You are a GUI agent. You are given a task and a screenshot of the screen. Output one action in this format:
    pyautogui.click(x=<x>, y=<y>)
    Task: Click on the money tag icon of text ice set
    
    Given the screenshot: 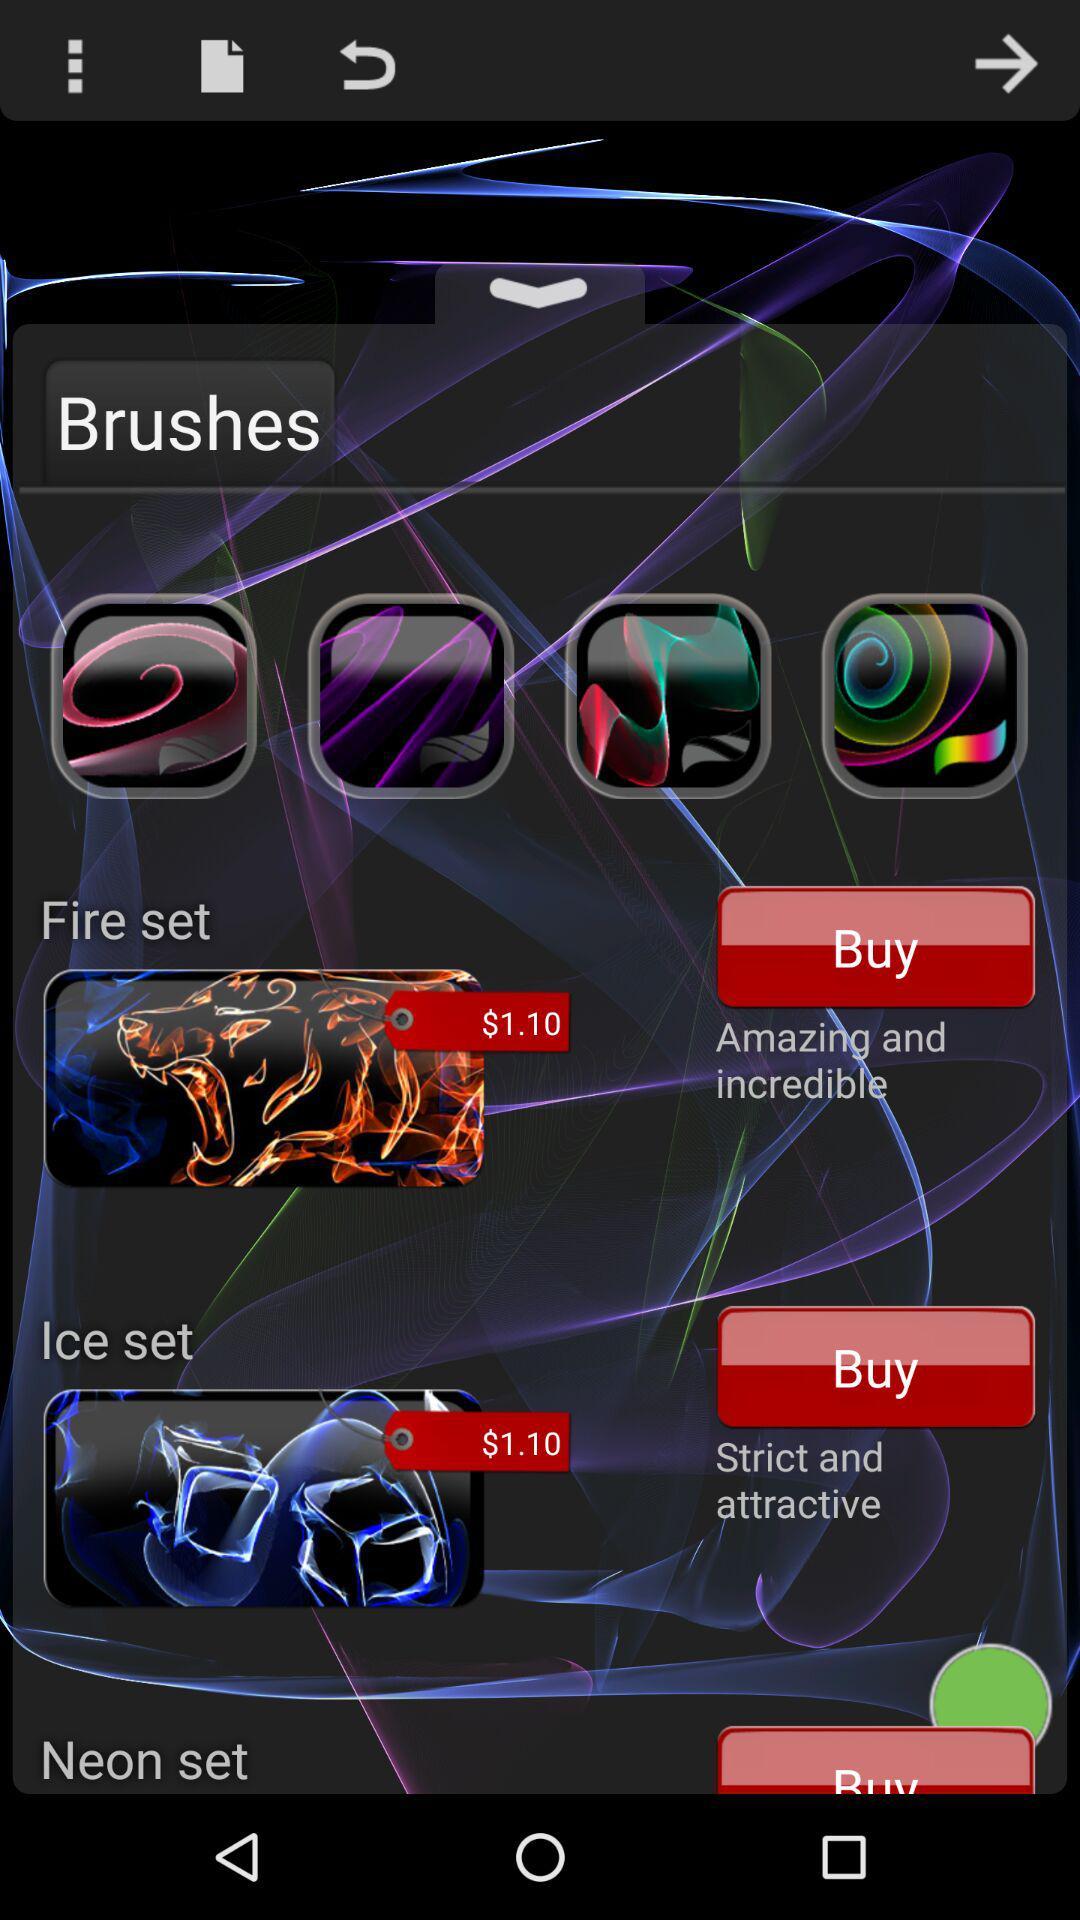 What is the action you would take?
    pyautogui.click(x=443, y=1432)
    